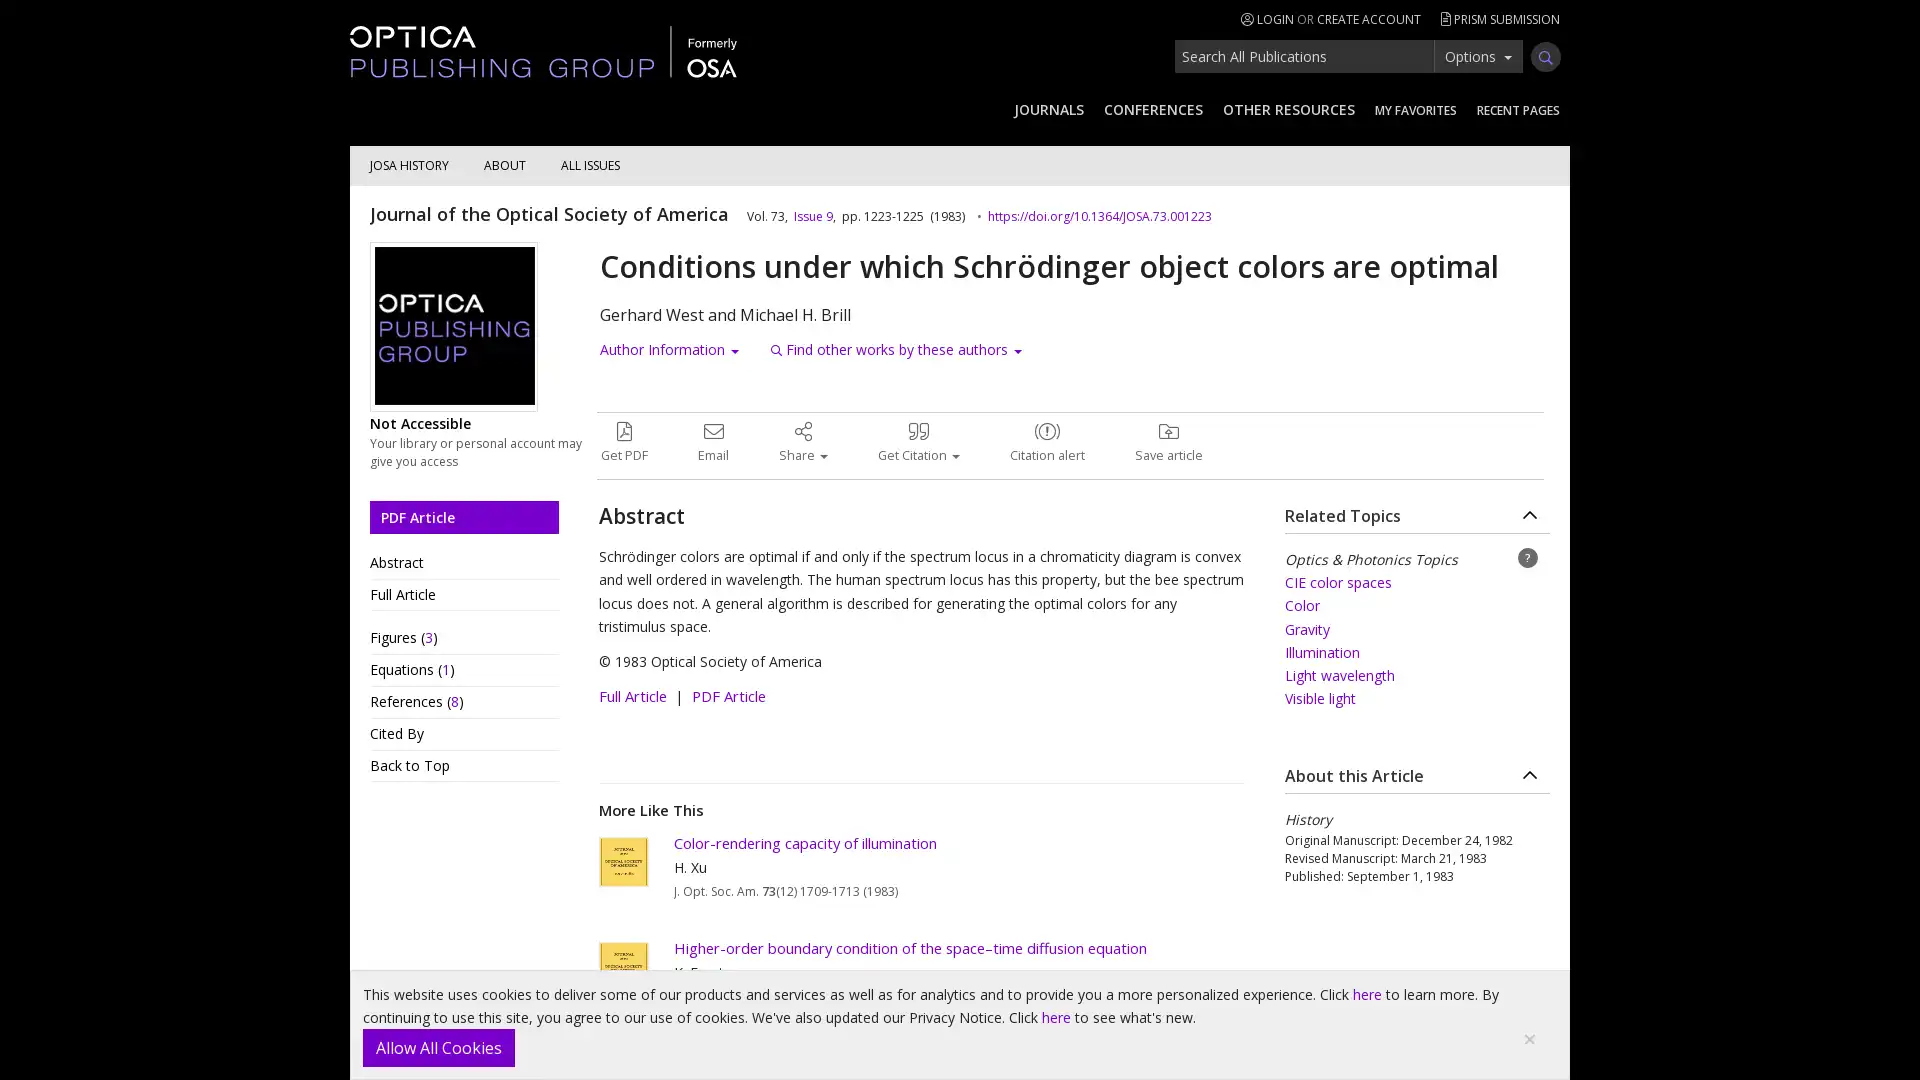  Describe the element at coordinates (1544, 56) in the screenshot. I see `start search` at that location.